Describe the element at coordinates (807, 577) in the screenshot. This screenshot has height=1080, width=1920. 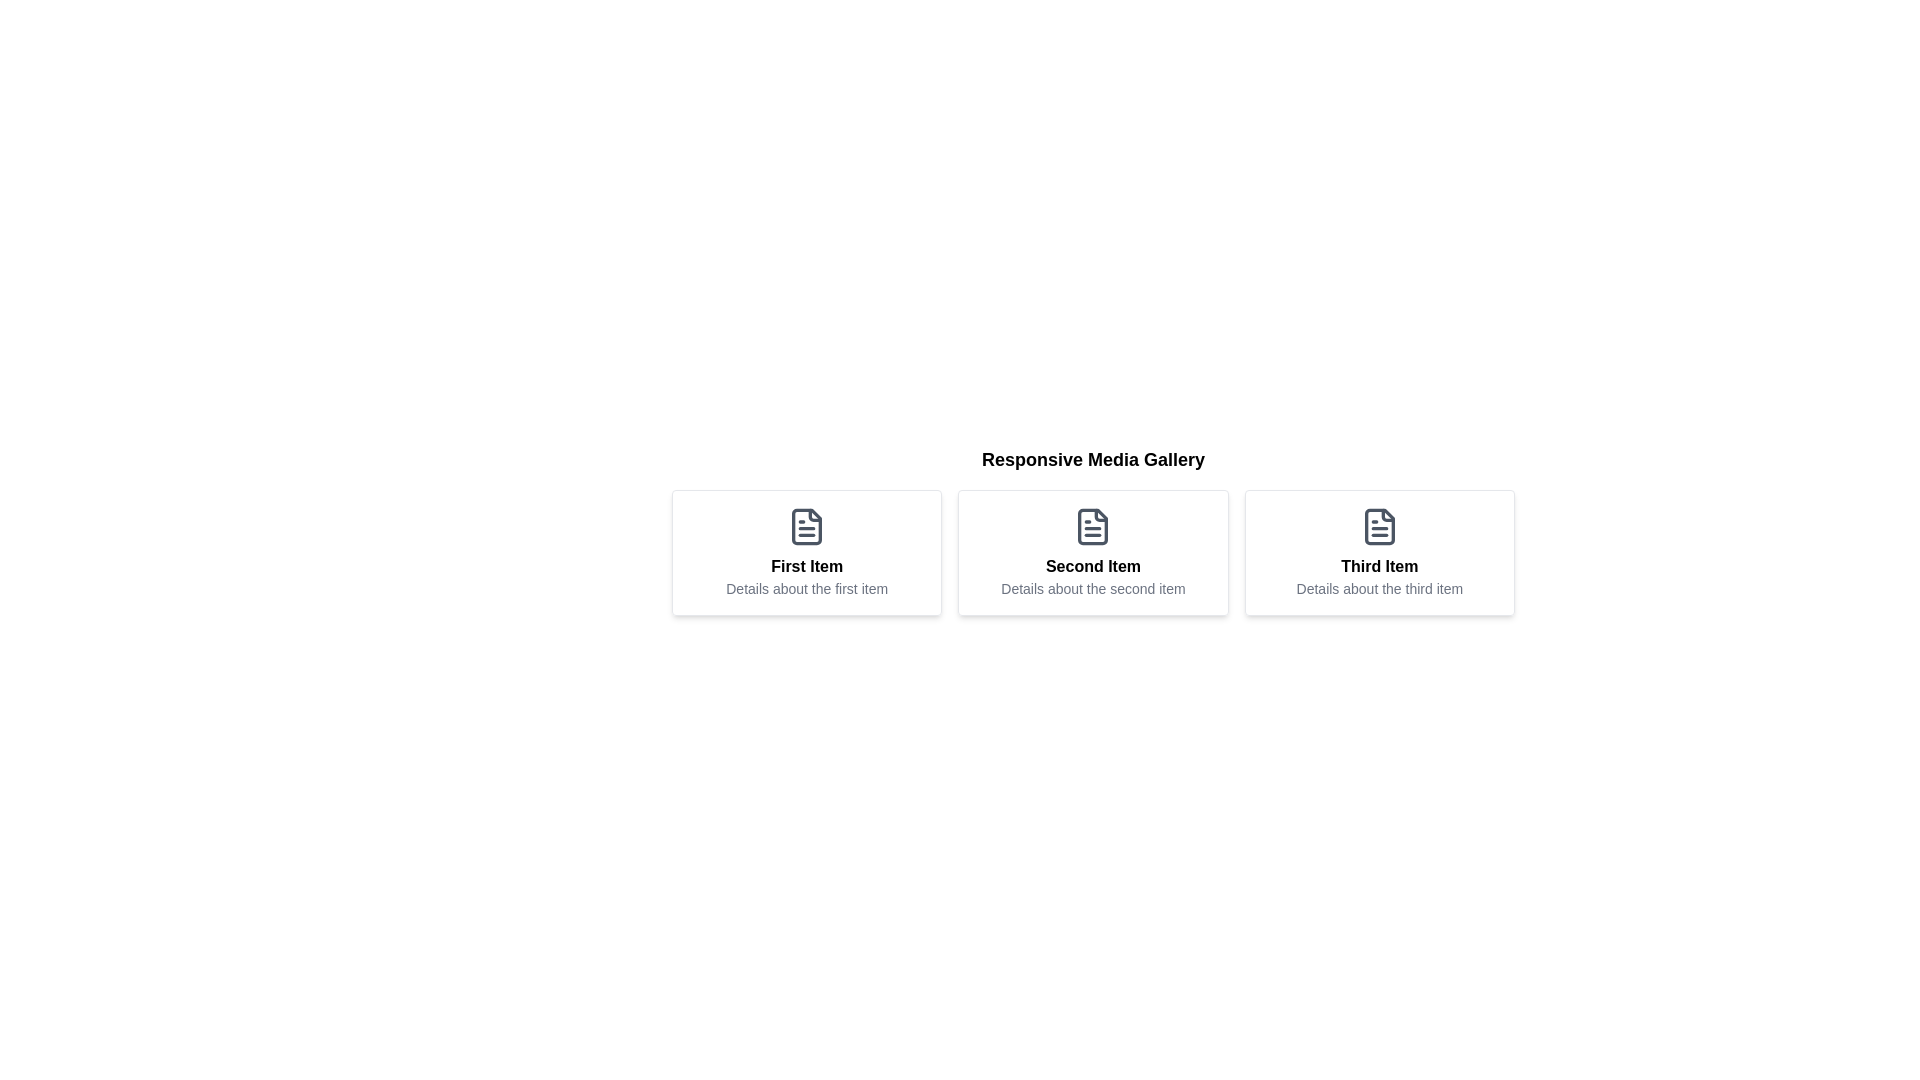
I see `the Informational Label that displays 'First Item' and 'Details about the first item', which is located below an icon in the card layout` at that location.